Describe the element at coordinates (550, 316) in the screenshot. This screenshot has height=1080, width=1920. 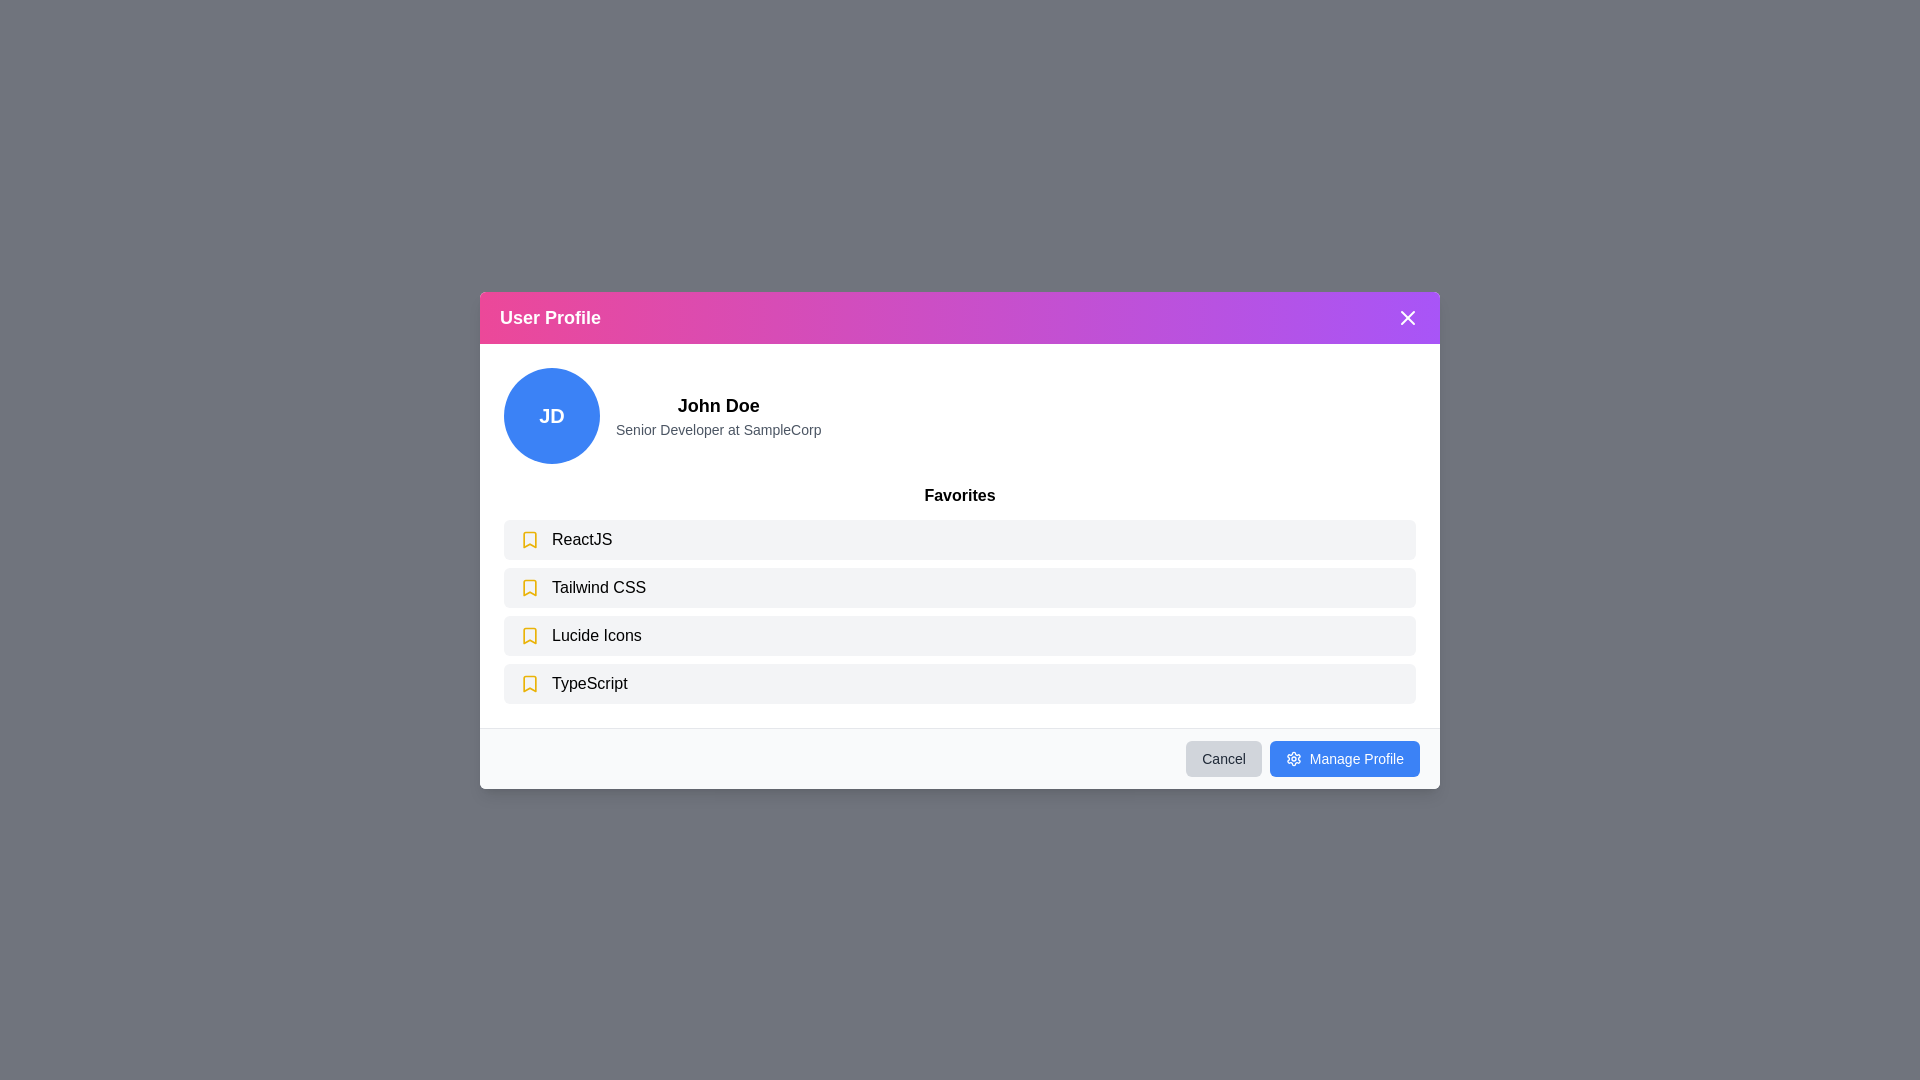
I see `the 'User Profile' text label, which is styled in bold white font and located in the top-left corner of the header section of the dialog` at that location.